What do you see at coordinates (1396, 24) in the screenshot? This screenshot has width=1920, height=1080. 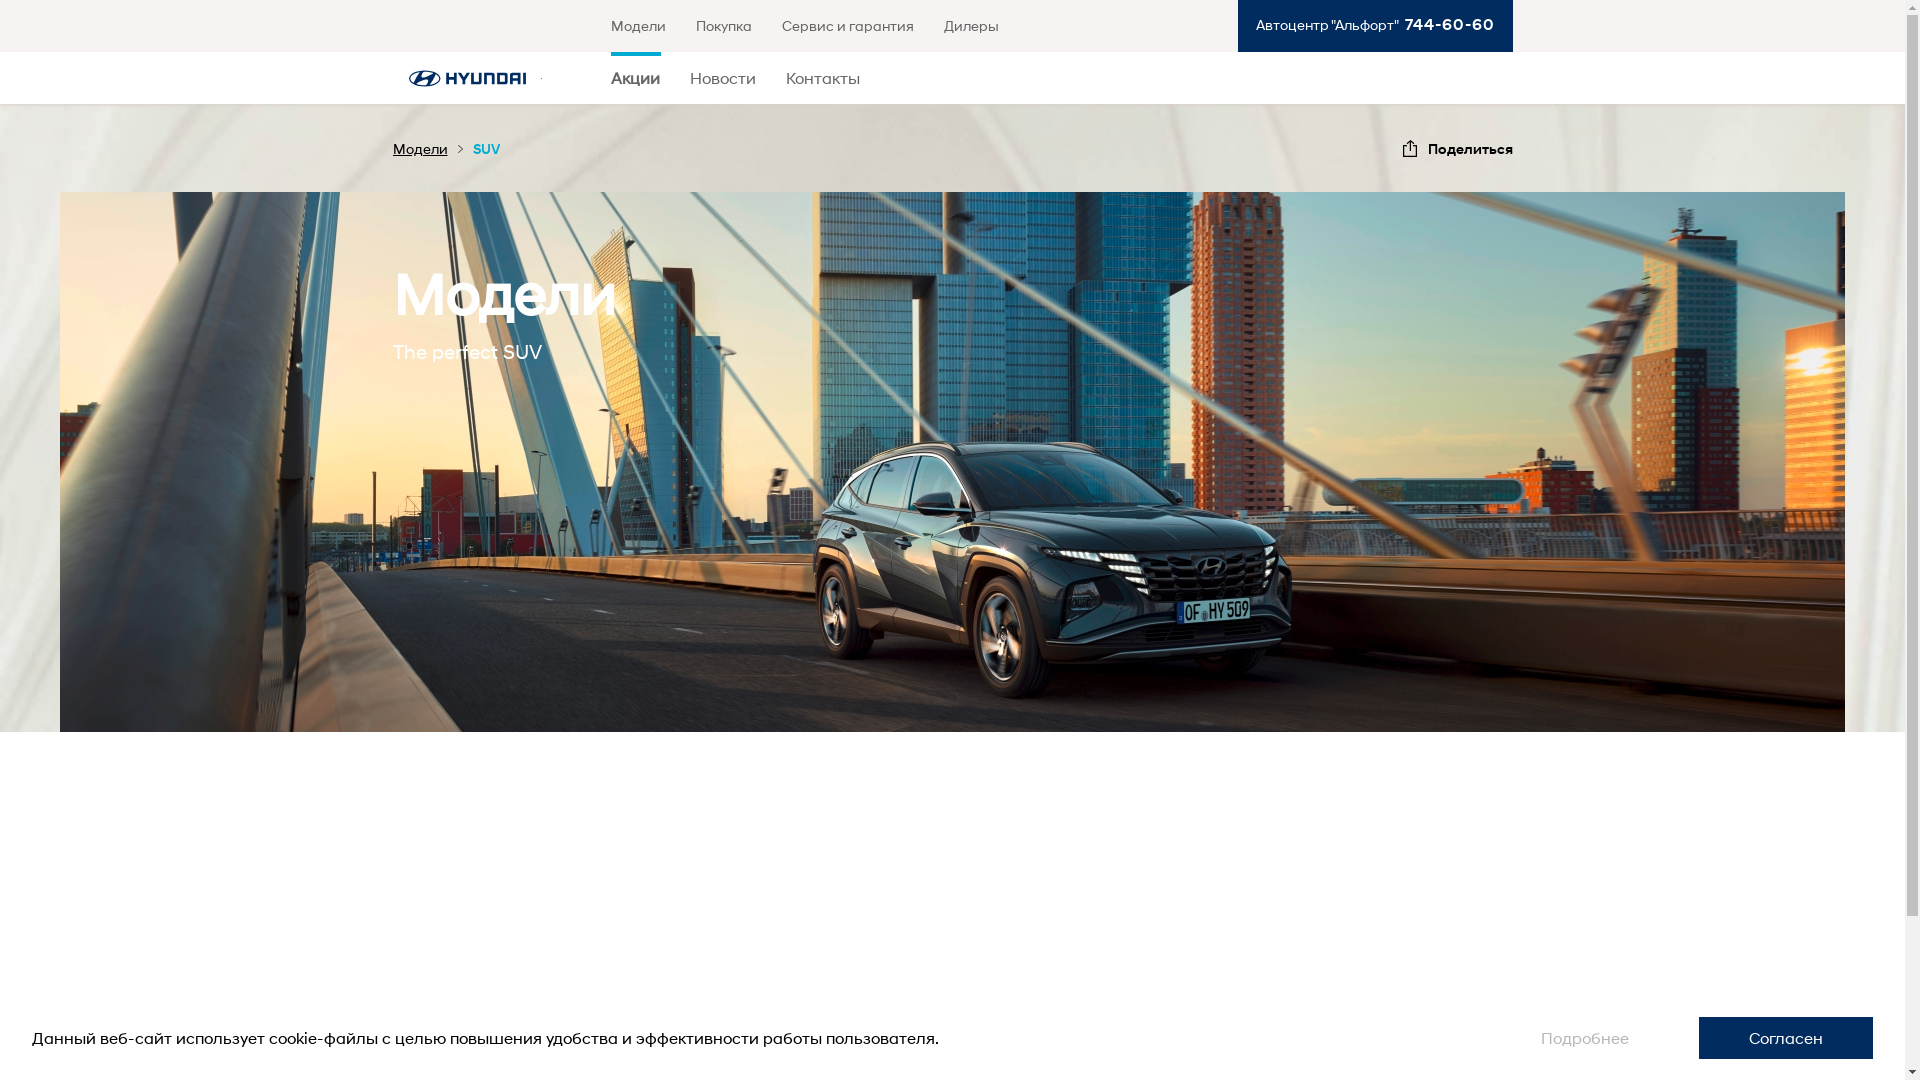 I see `'744-60-60'` at bounding box center [1396, 24].